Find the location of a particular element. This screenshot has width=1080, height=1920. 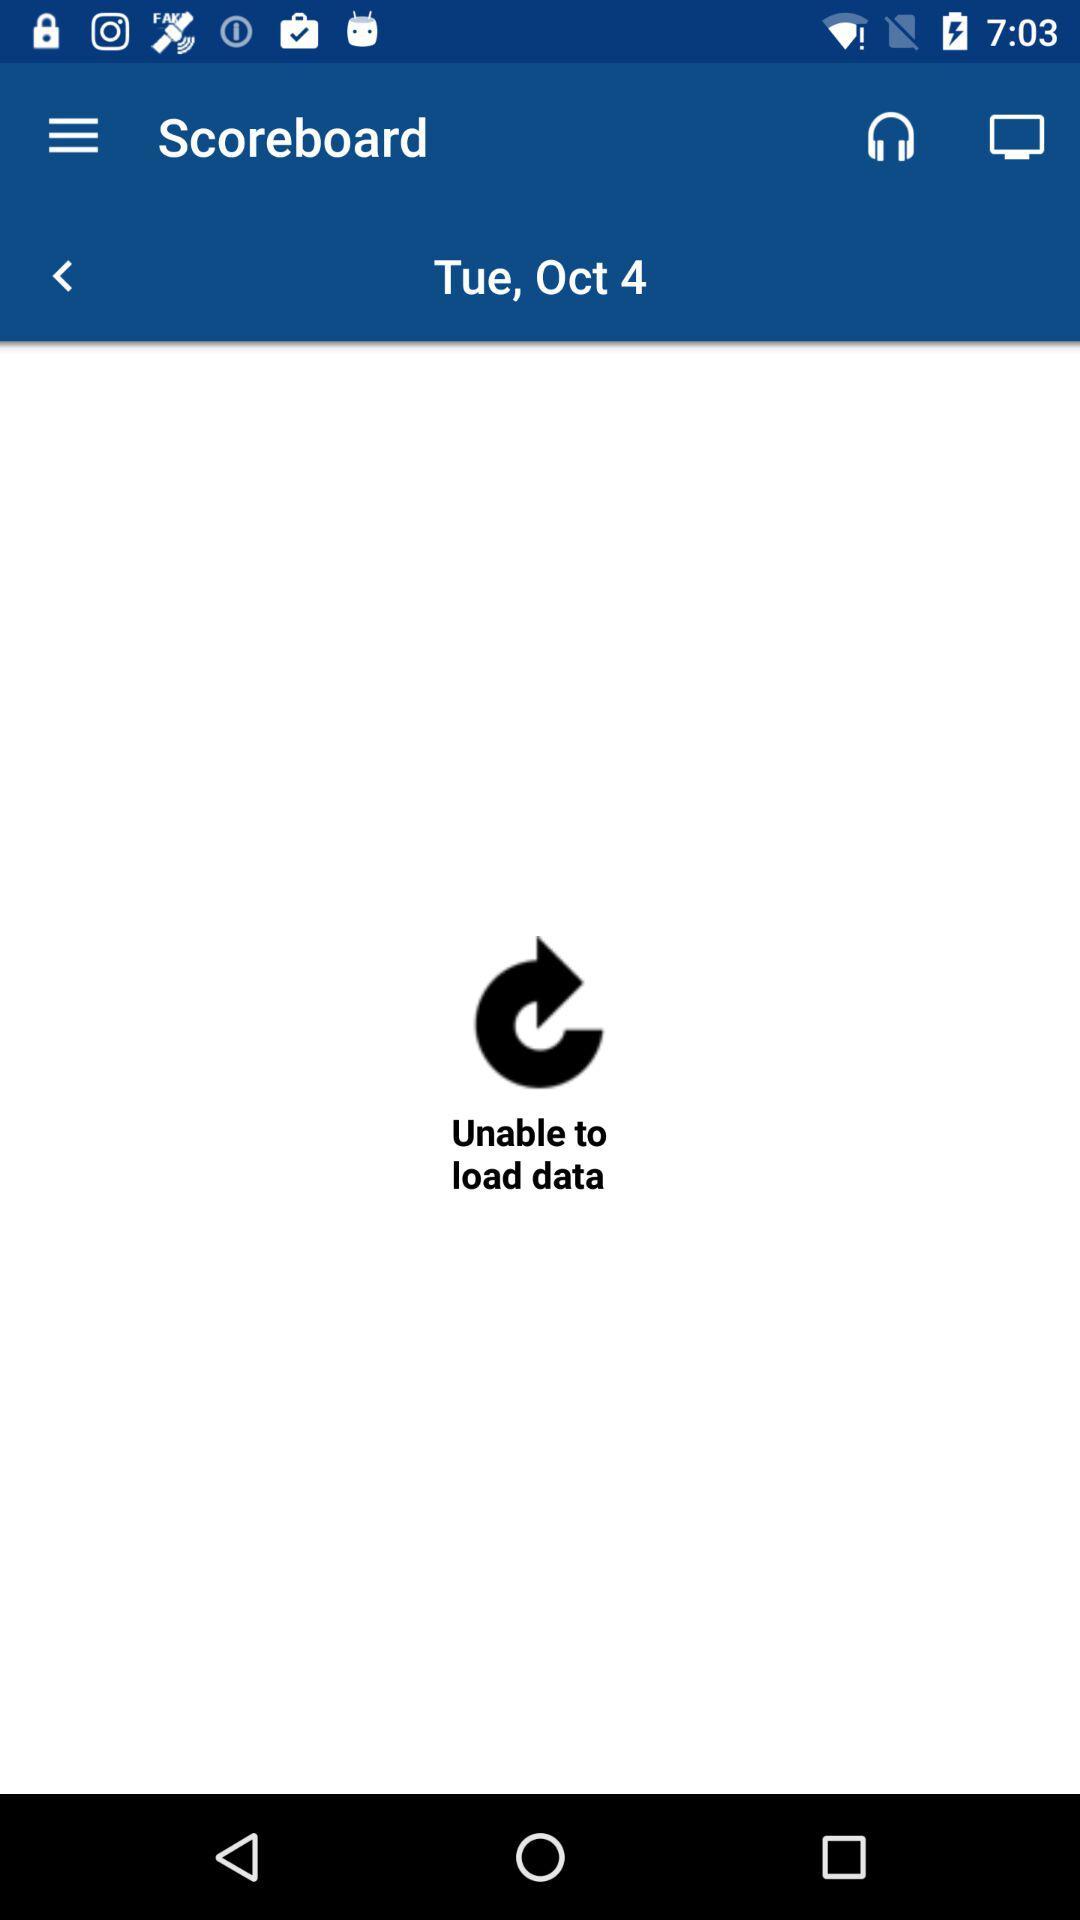

go back is located at coordinates (61, 274).